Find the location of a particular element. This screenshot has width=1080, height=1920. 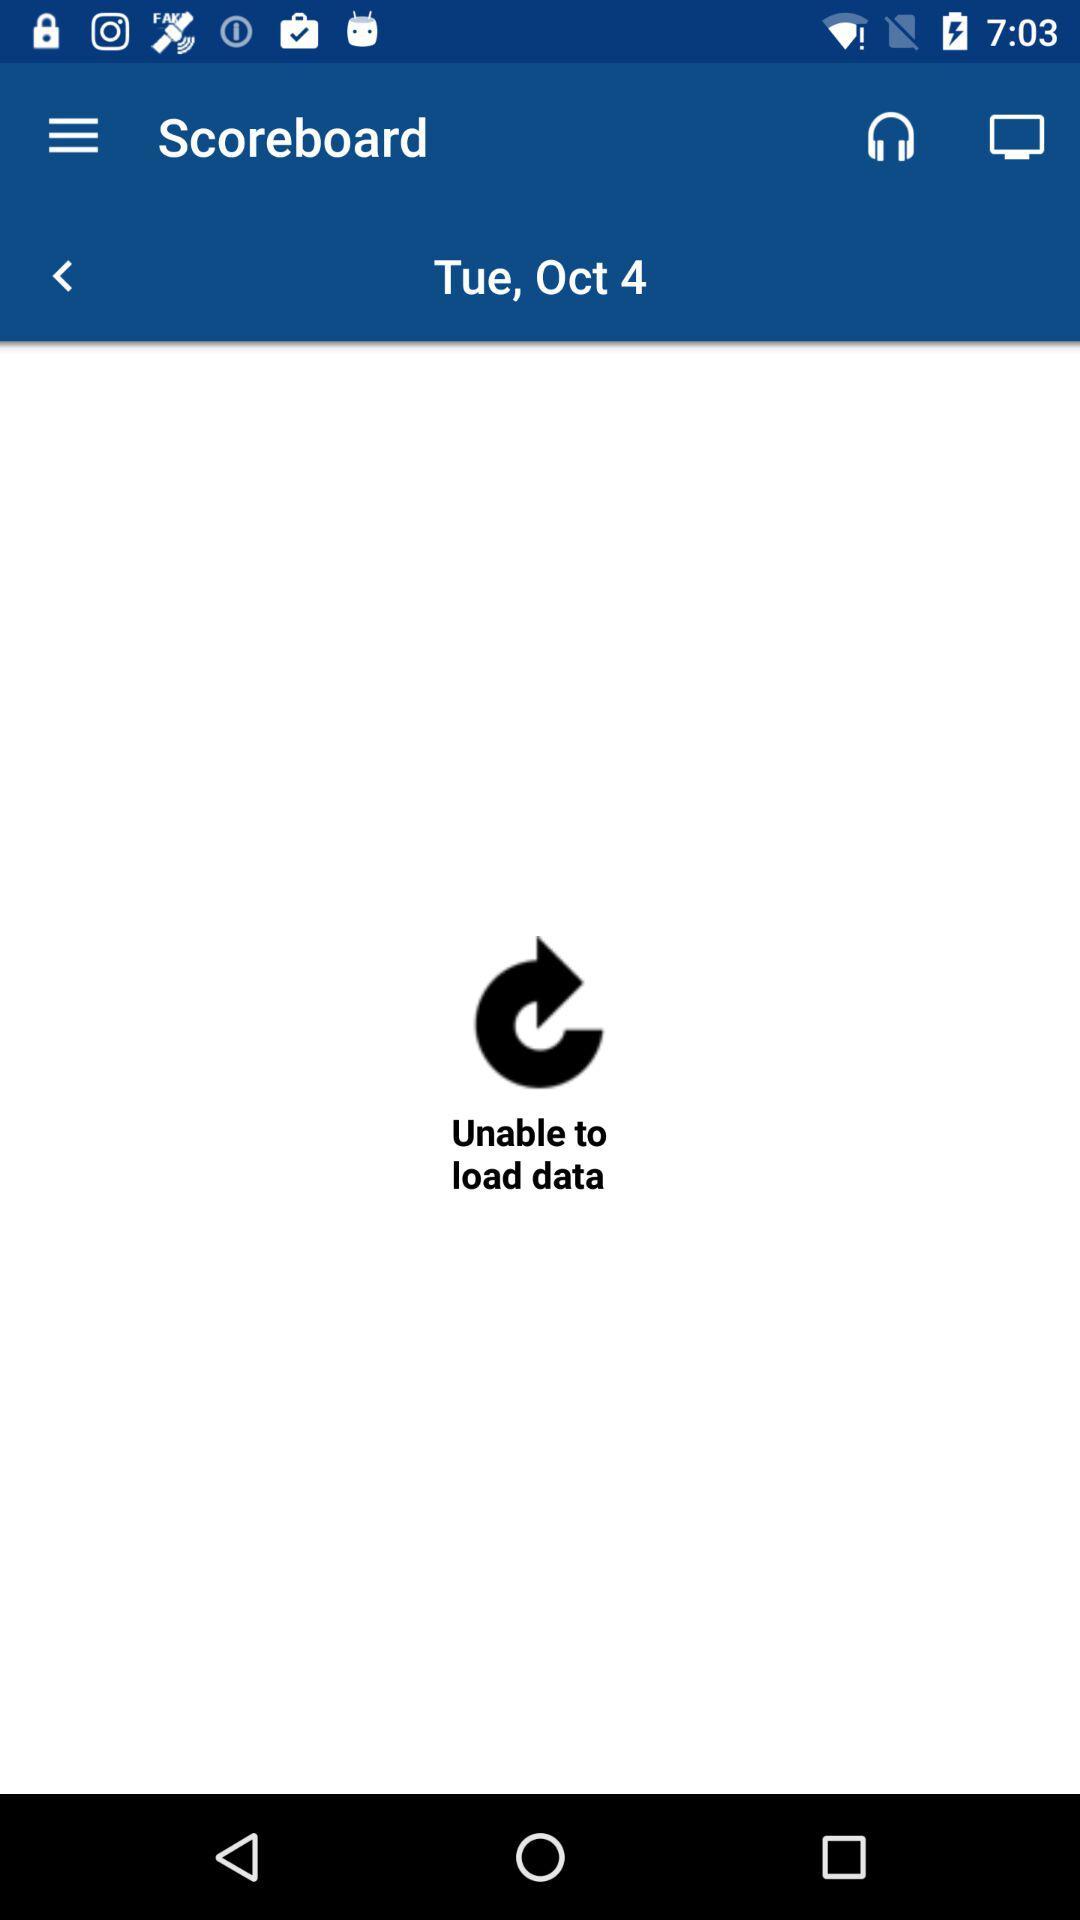

go back is located at coordinates (61, 274).